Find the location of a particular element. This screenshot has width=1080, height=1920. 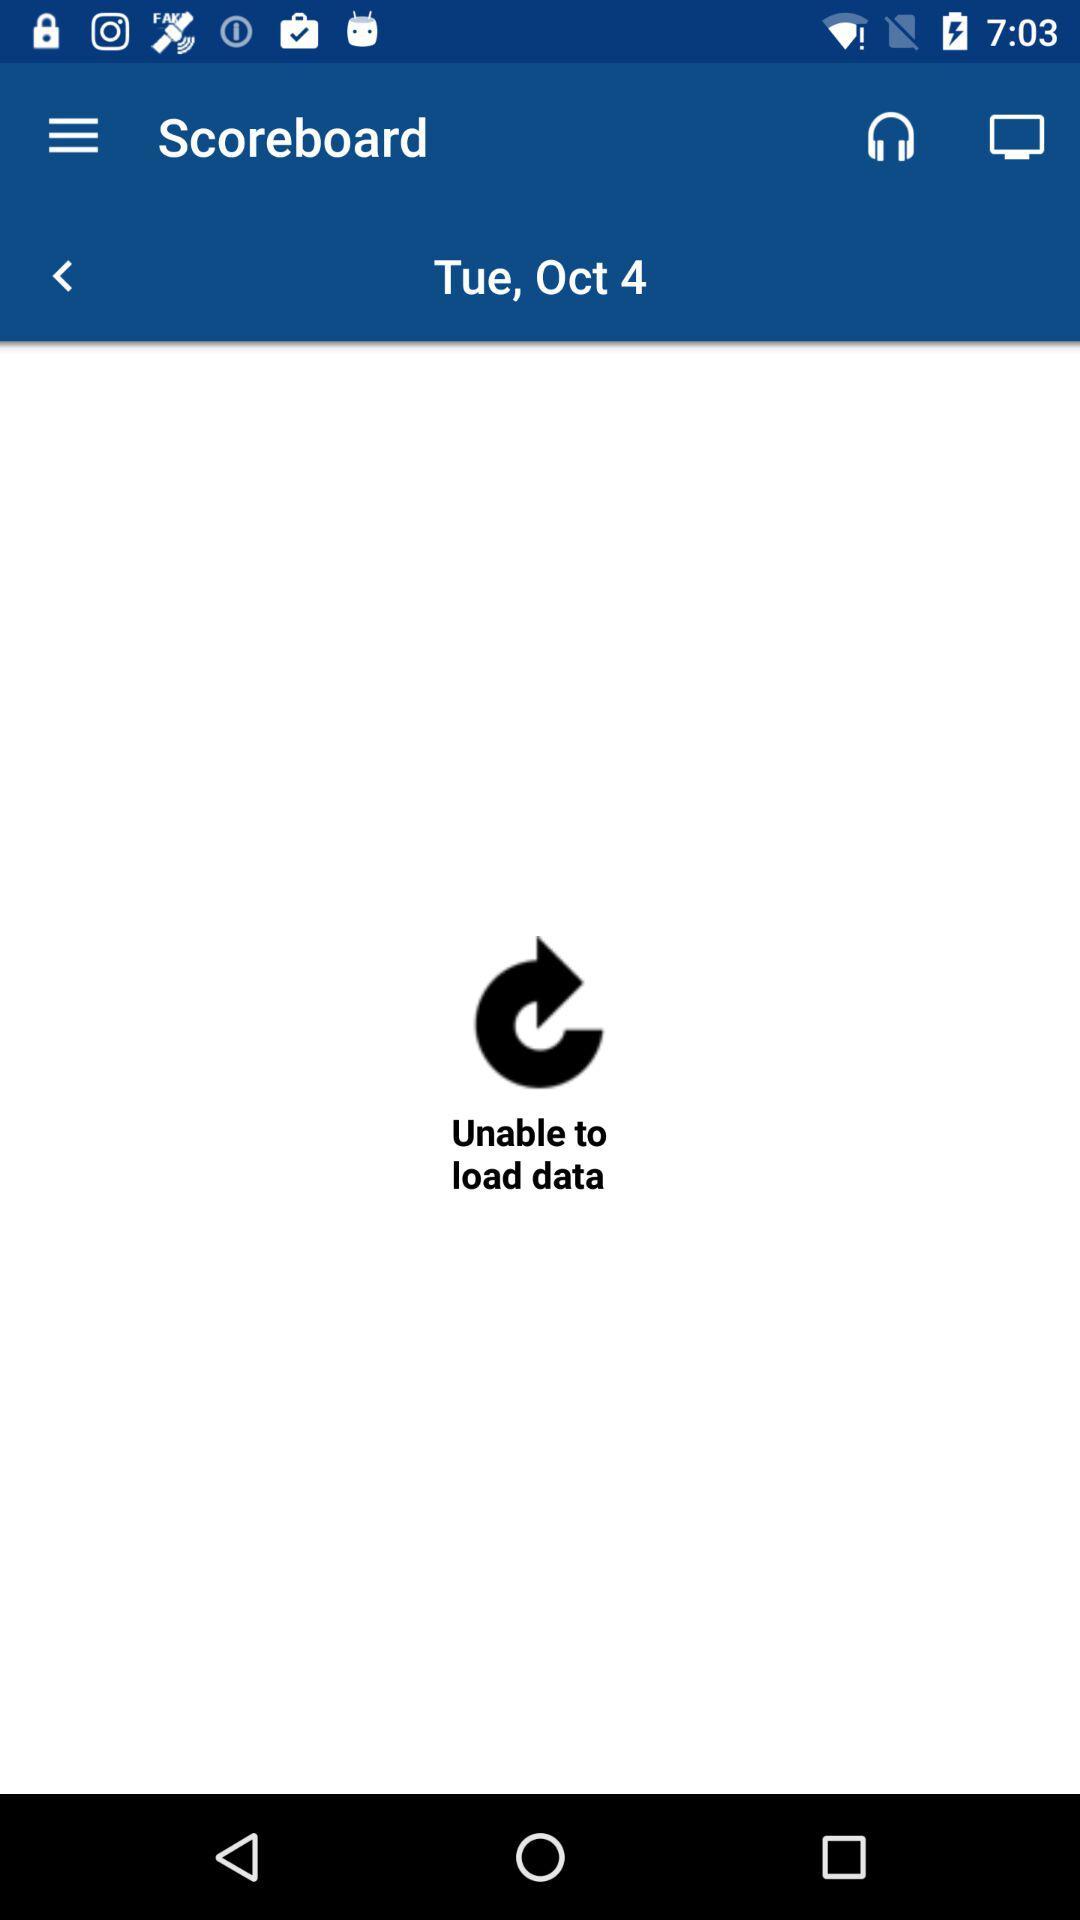

go back is located at coordinates (61, 274).